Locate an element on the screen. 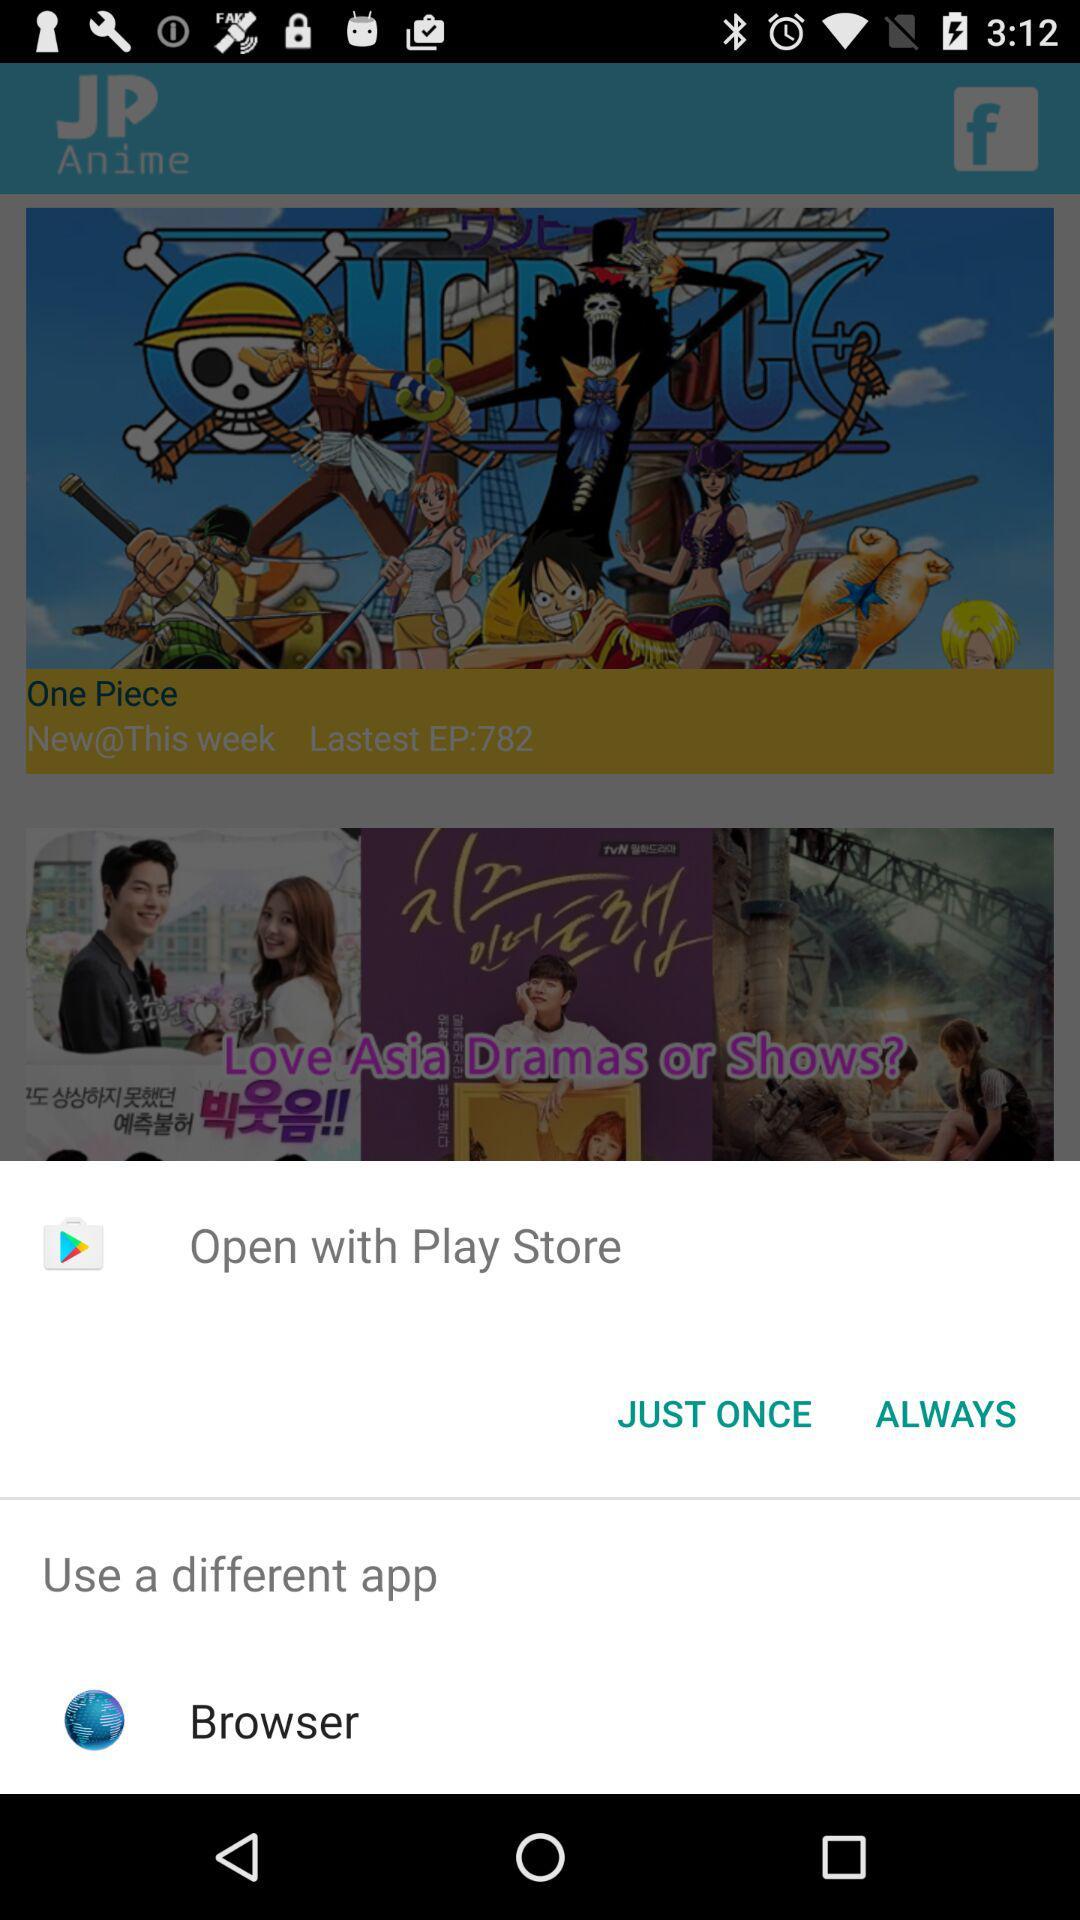 Image resolution: width=1080 pixels, height=1920 pixels. item below use a different item is located at coordinates (274, 1719).